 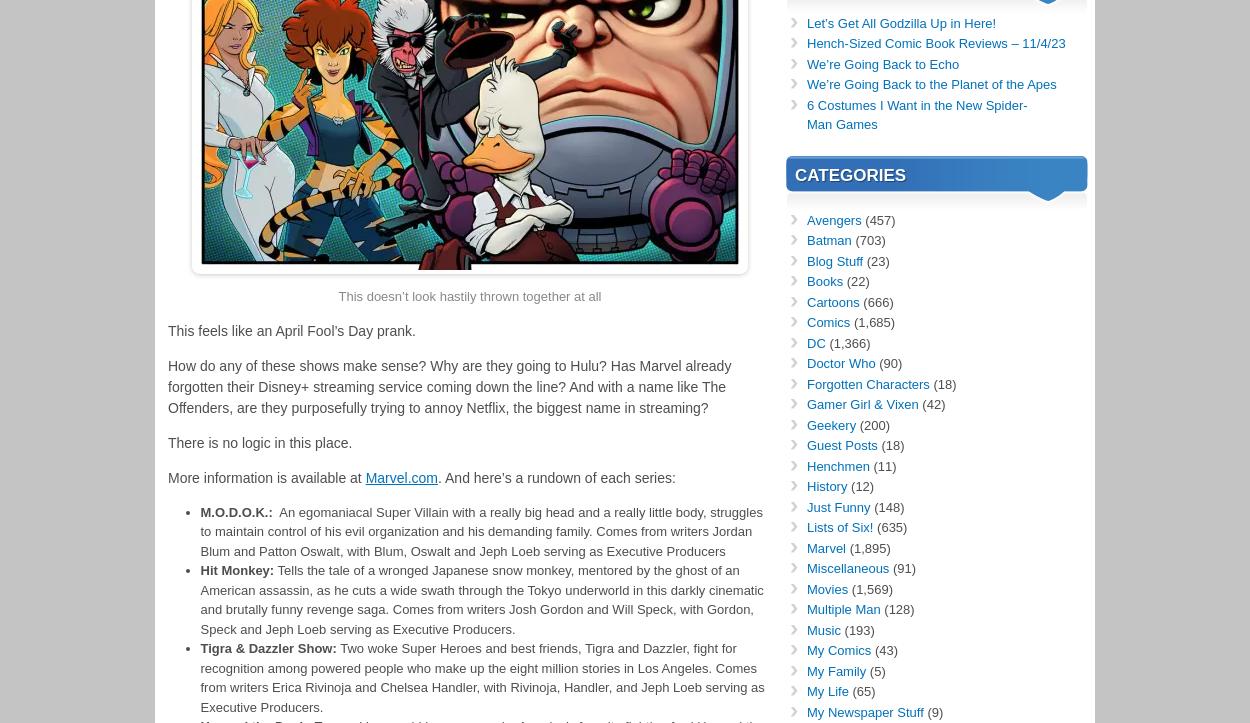 What do you see at coordinates (901, 22) in the screenshot?
I see `'Let’s Get All Godzilla Up in Here!'` at bounding box center [901, 22].